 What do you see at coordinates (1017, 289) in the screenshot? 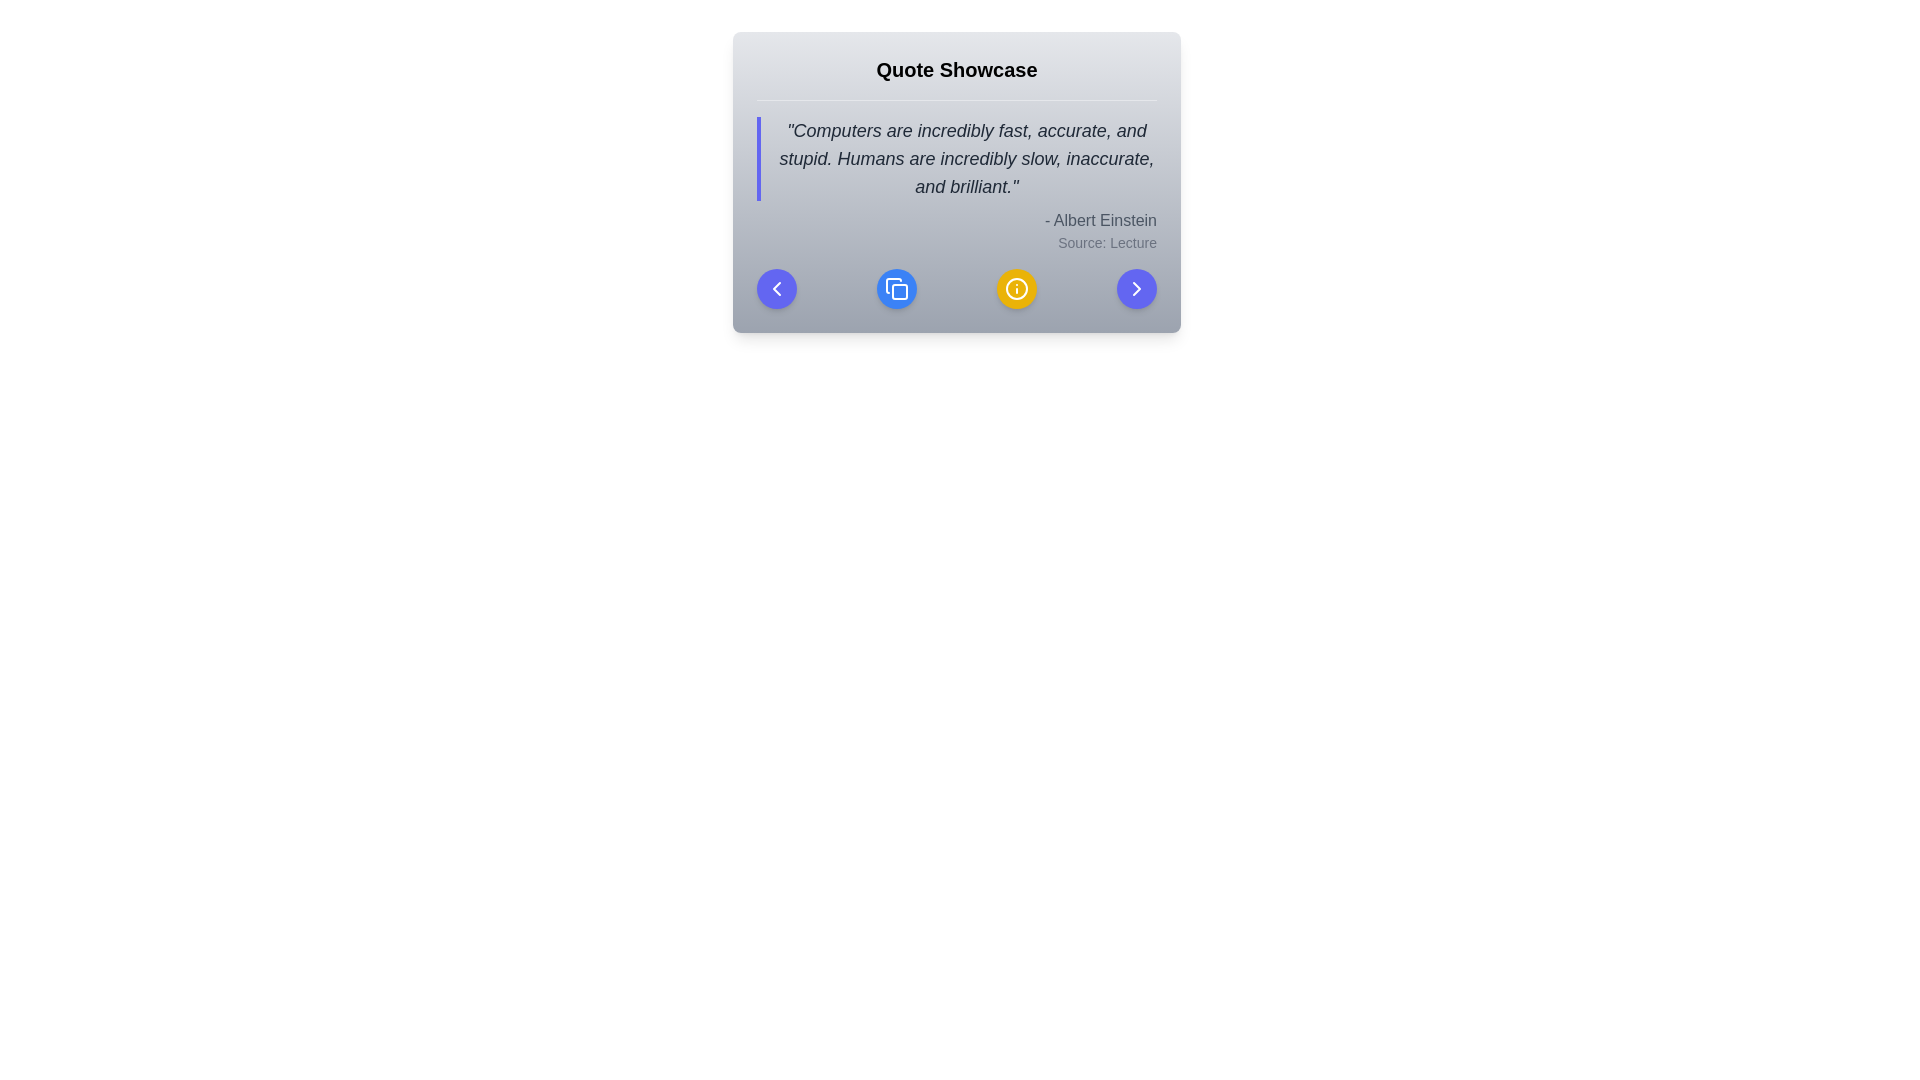
I see `the circular yellow button with a white outline and an information icon, which is the third button in a row at the bottom of the card, positioned between a blue copy button and a blue navigation button` at bounding box center [1017, 289].